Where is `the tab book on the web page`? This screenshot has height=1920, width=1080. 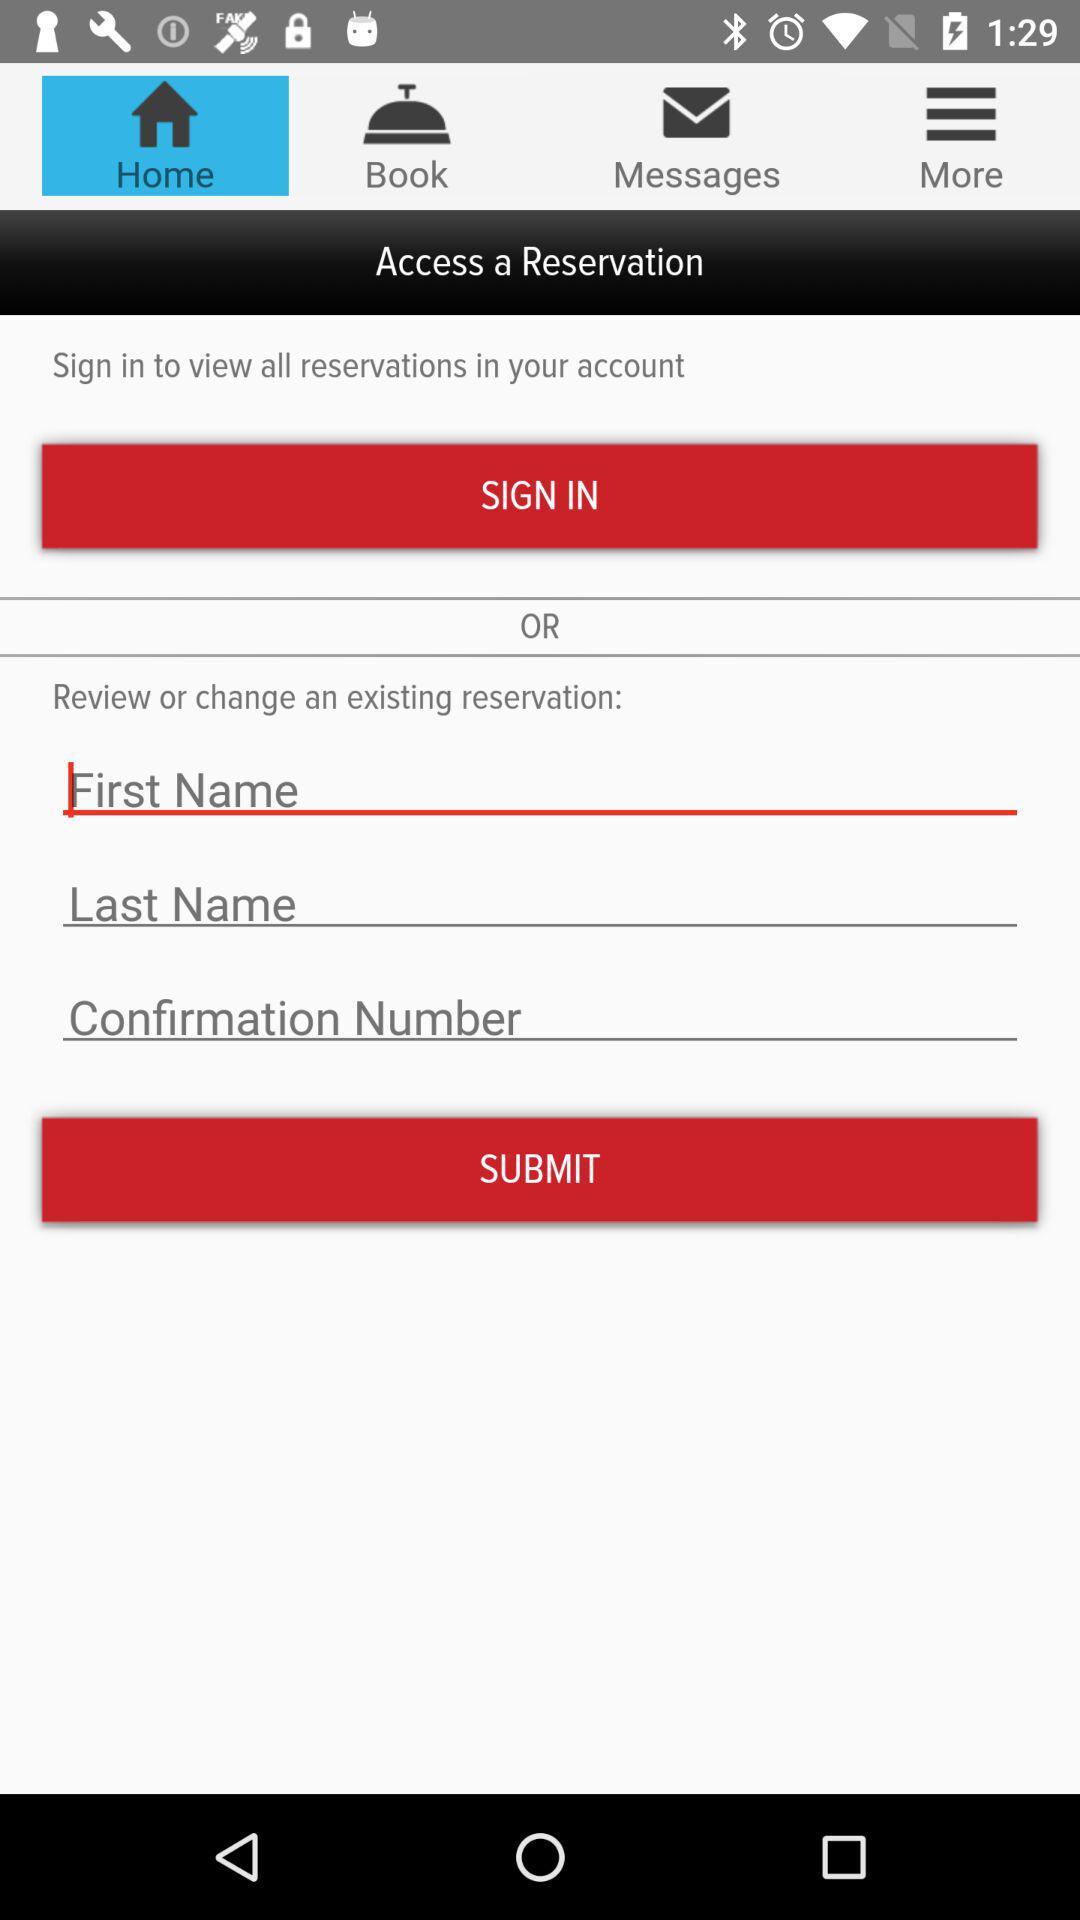
the tab book on the web page is located at coordinates (406, 134).